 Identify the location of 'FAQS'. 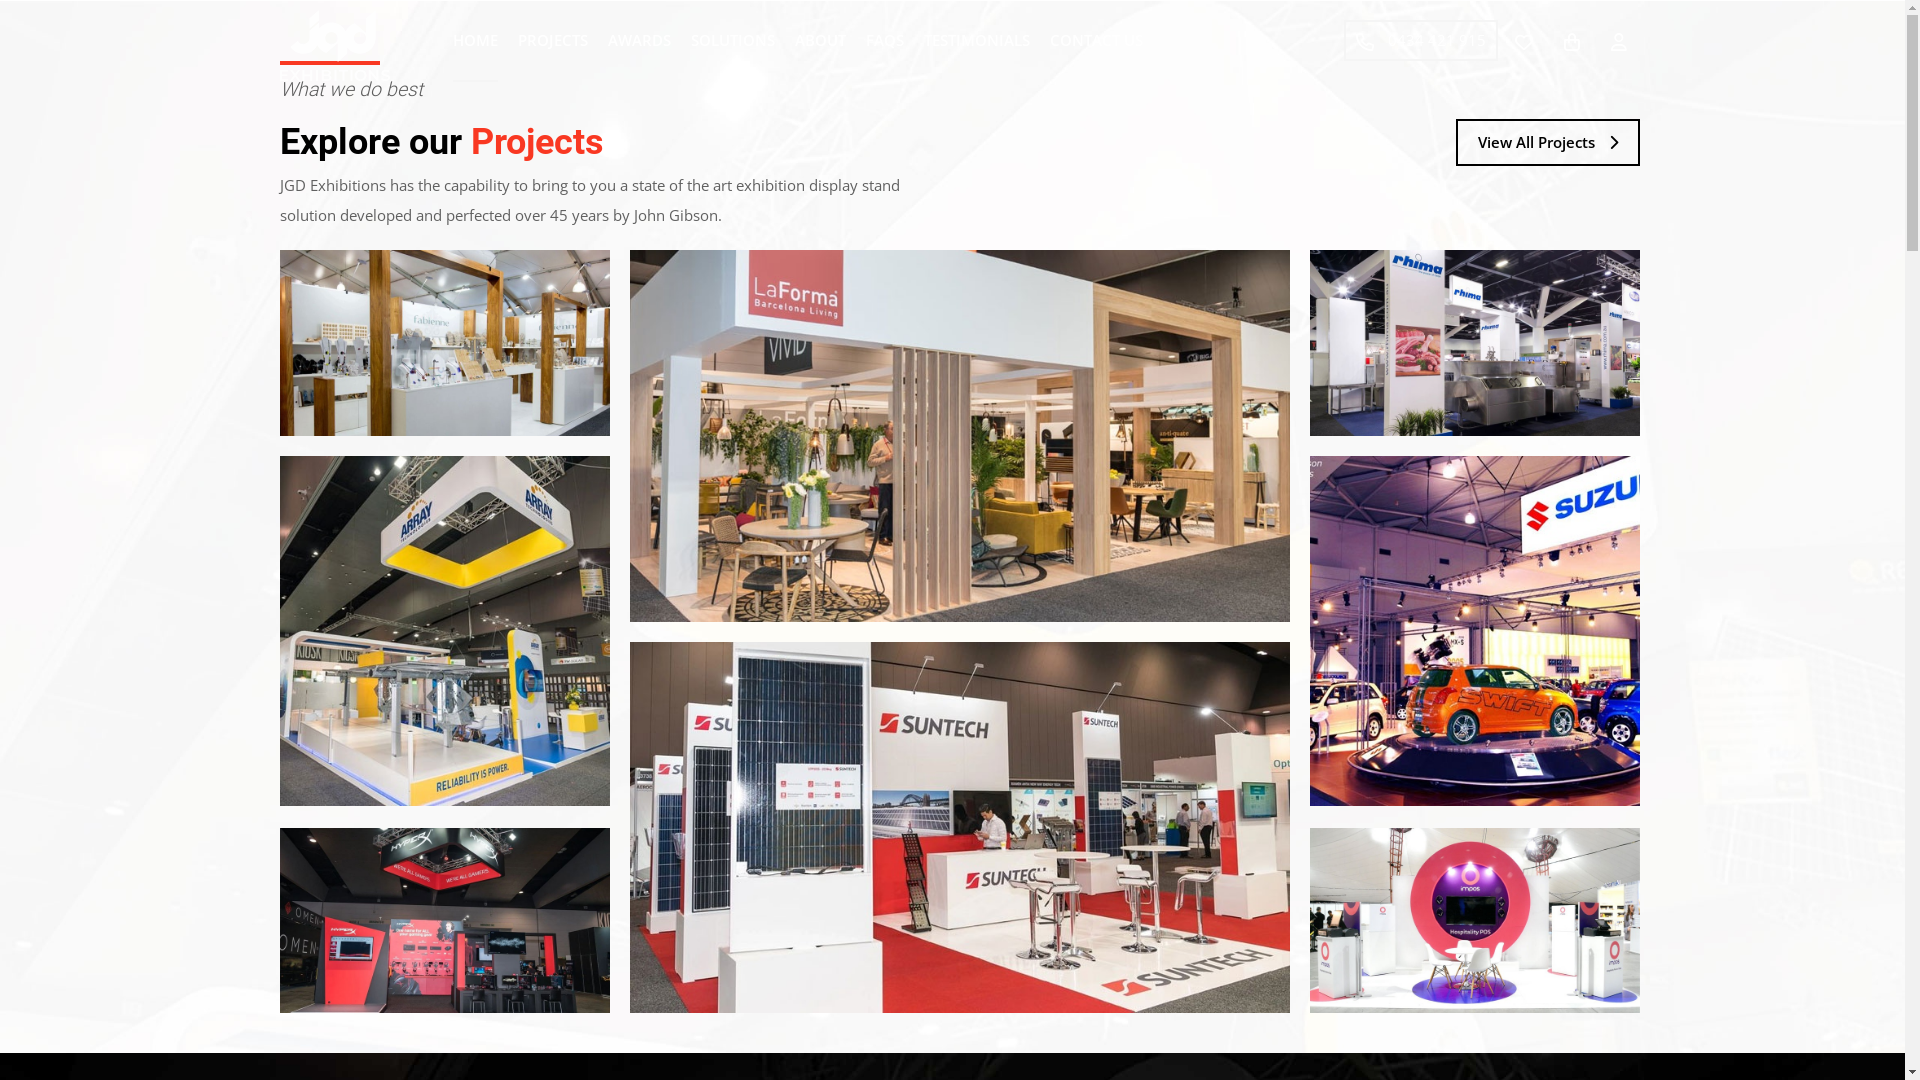
(883, 39).